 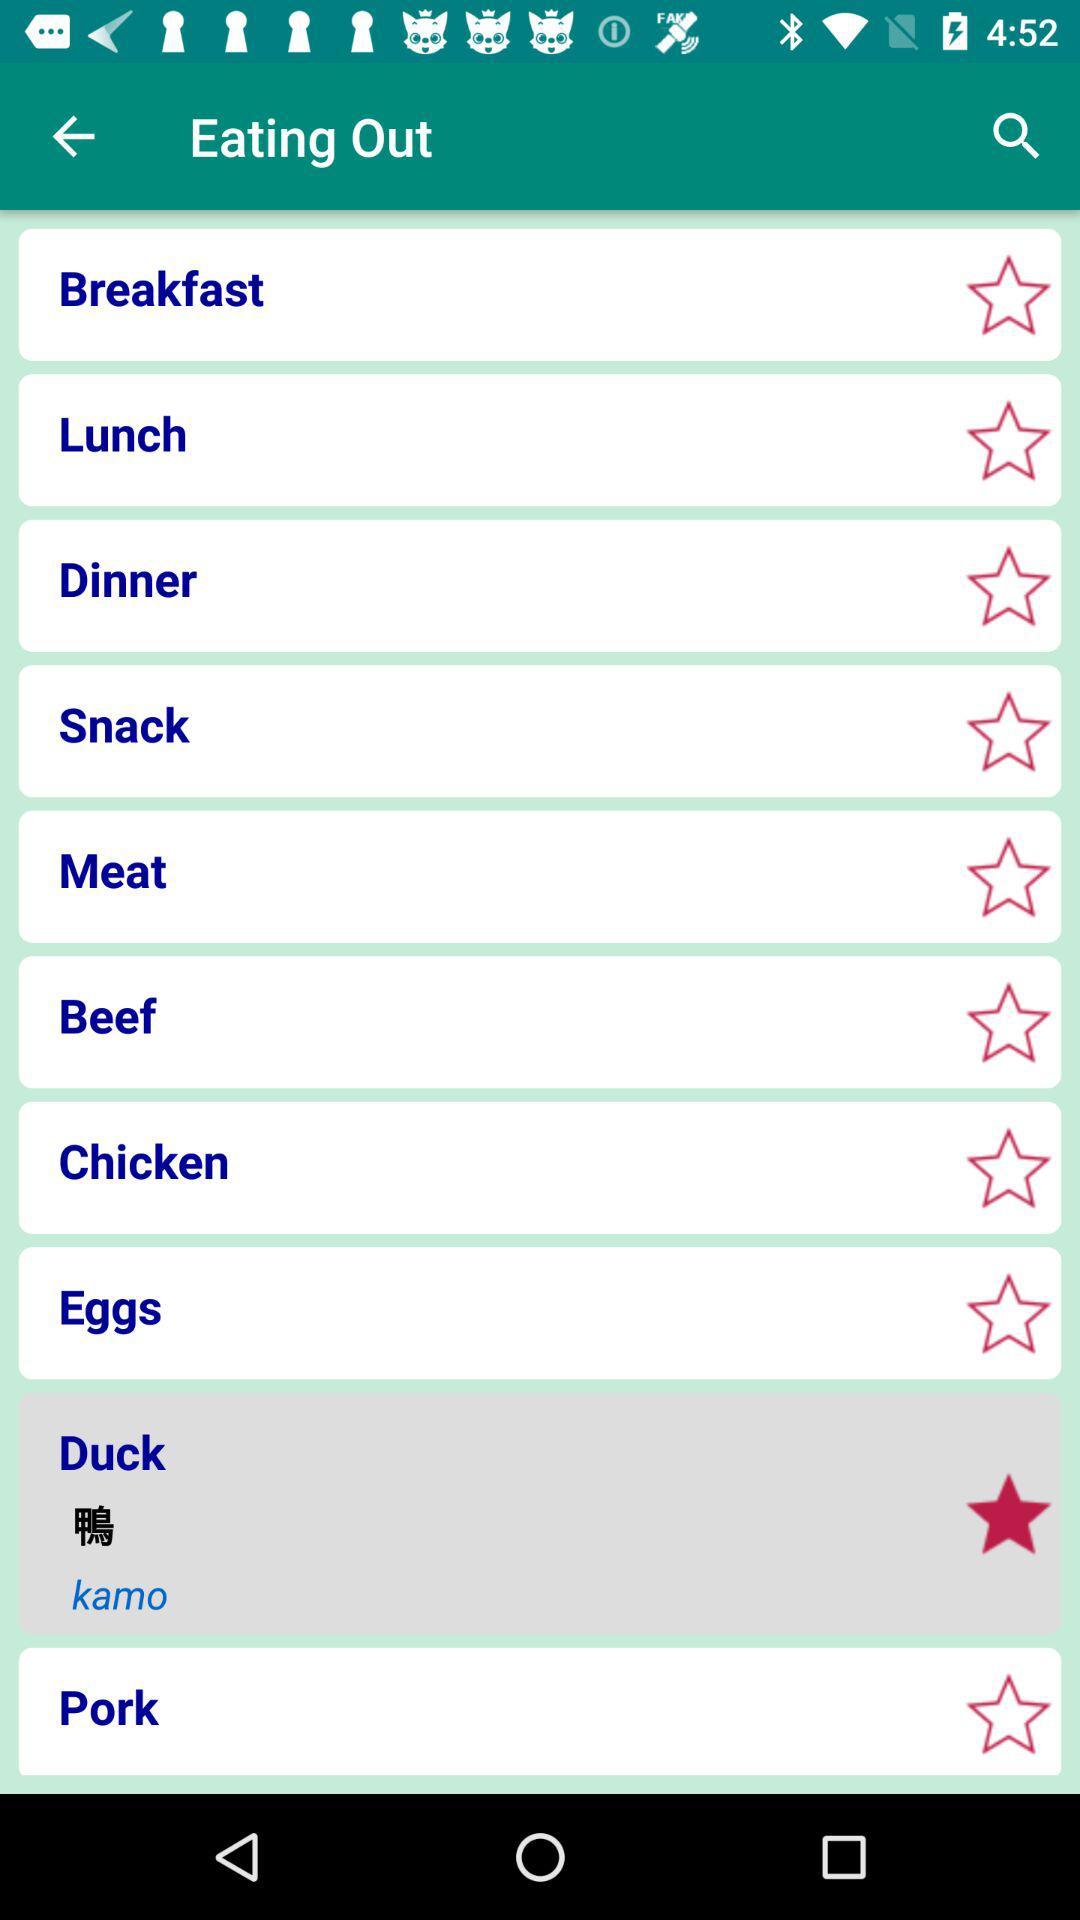 I want to click on the item above the kamo, so click(x=500, y=1524).